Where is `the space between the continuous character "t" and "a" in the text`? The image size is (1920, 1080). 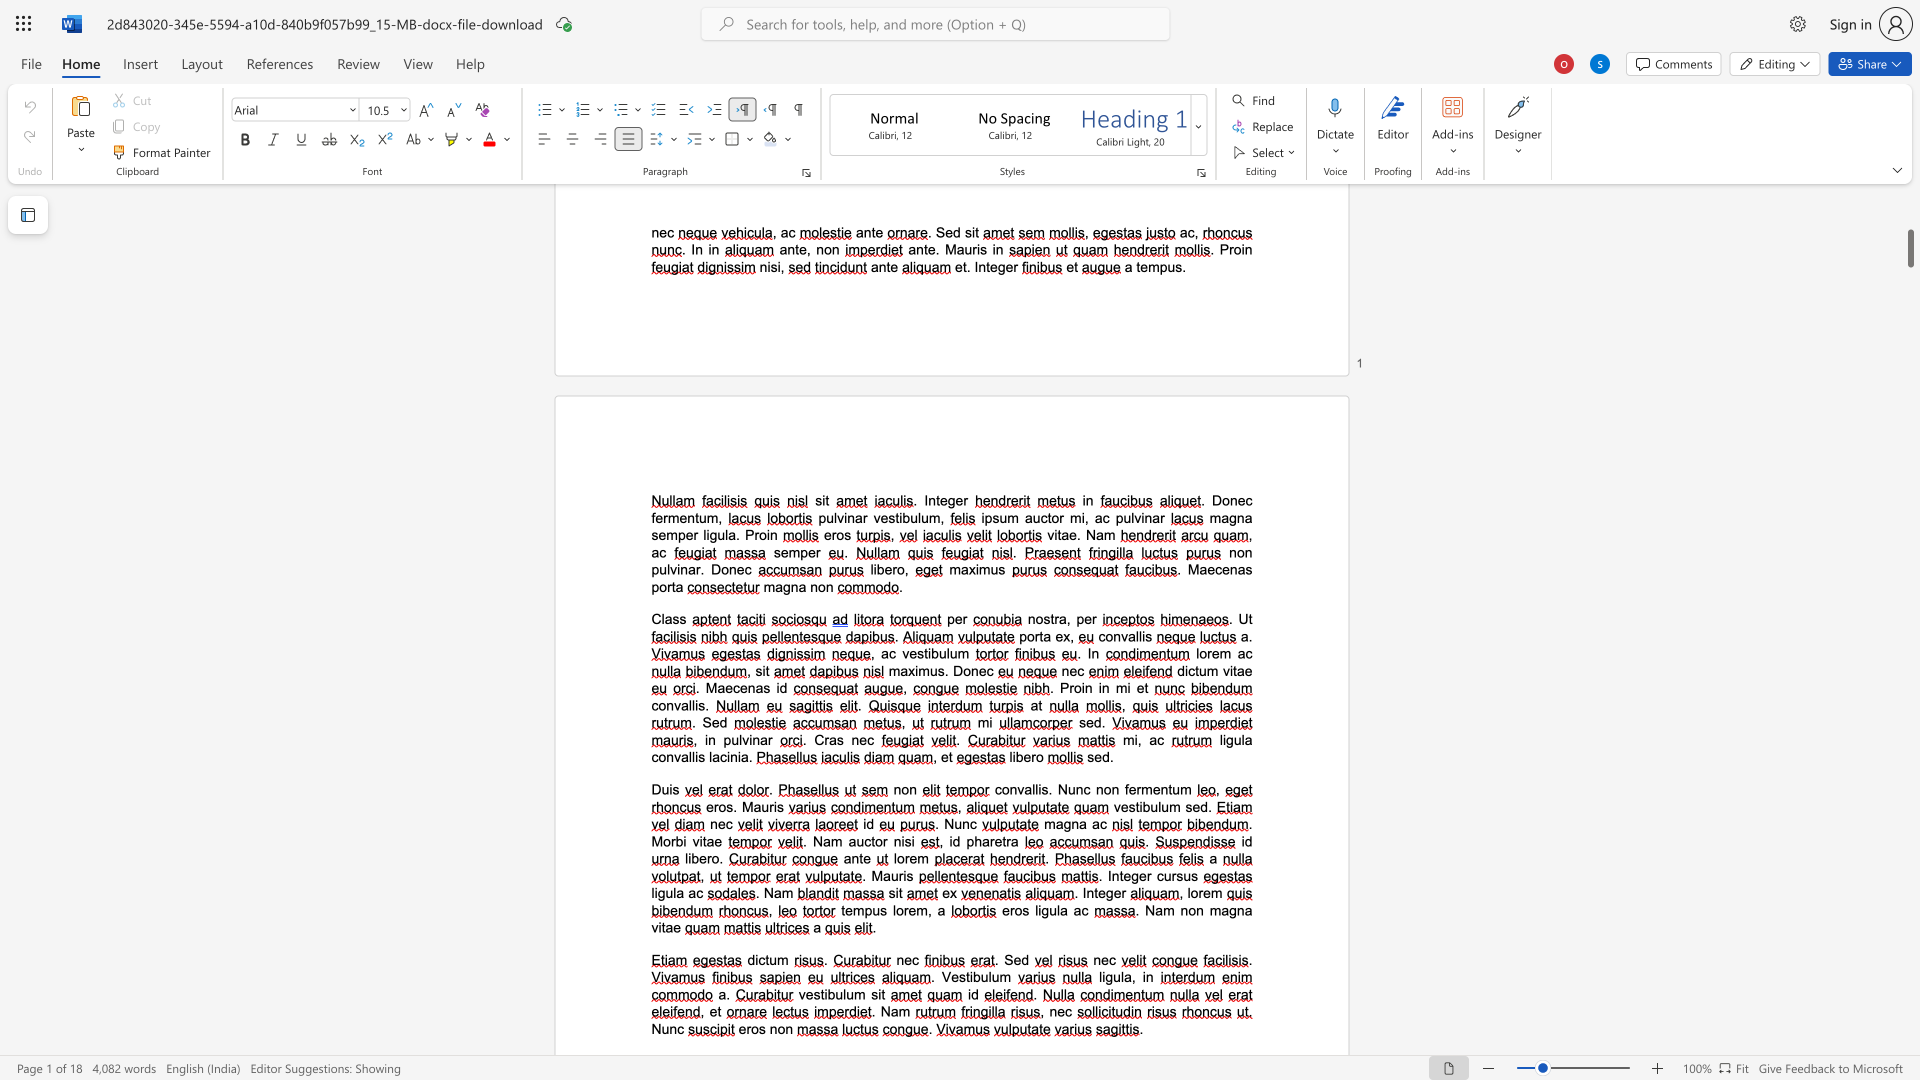
the space between the continuous character "t" and "a" in the text is located at coordinates (676, 586).